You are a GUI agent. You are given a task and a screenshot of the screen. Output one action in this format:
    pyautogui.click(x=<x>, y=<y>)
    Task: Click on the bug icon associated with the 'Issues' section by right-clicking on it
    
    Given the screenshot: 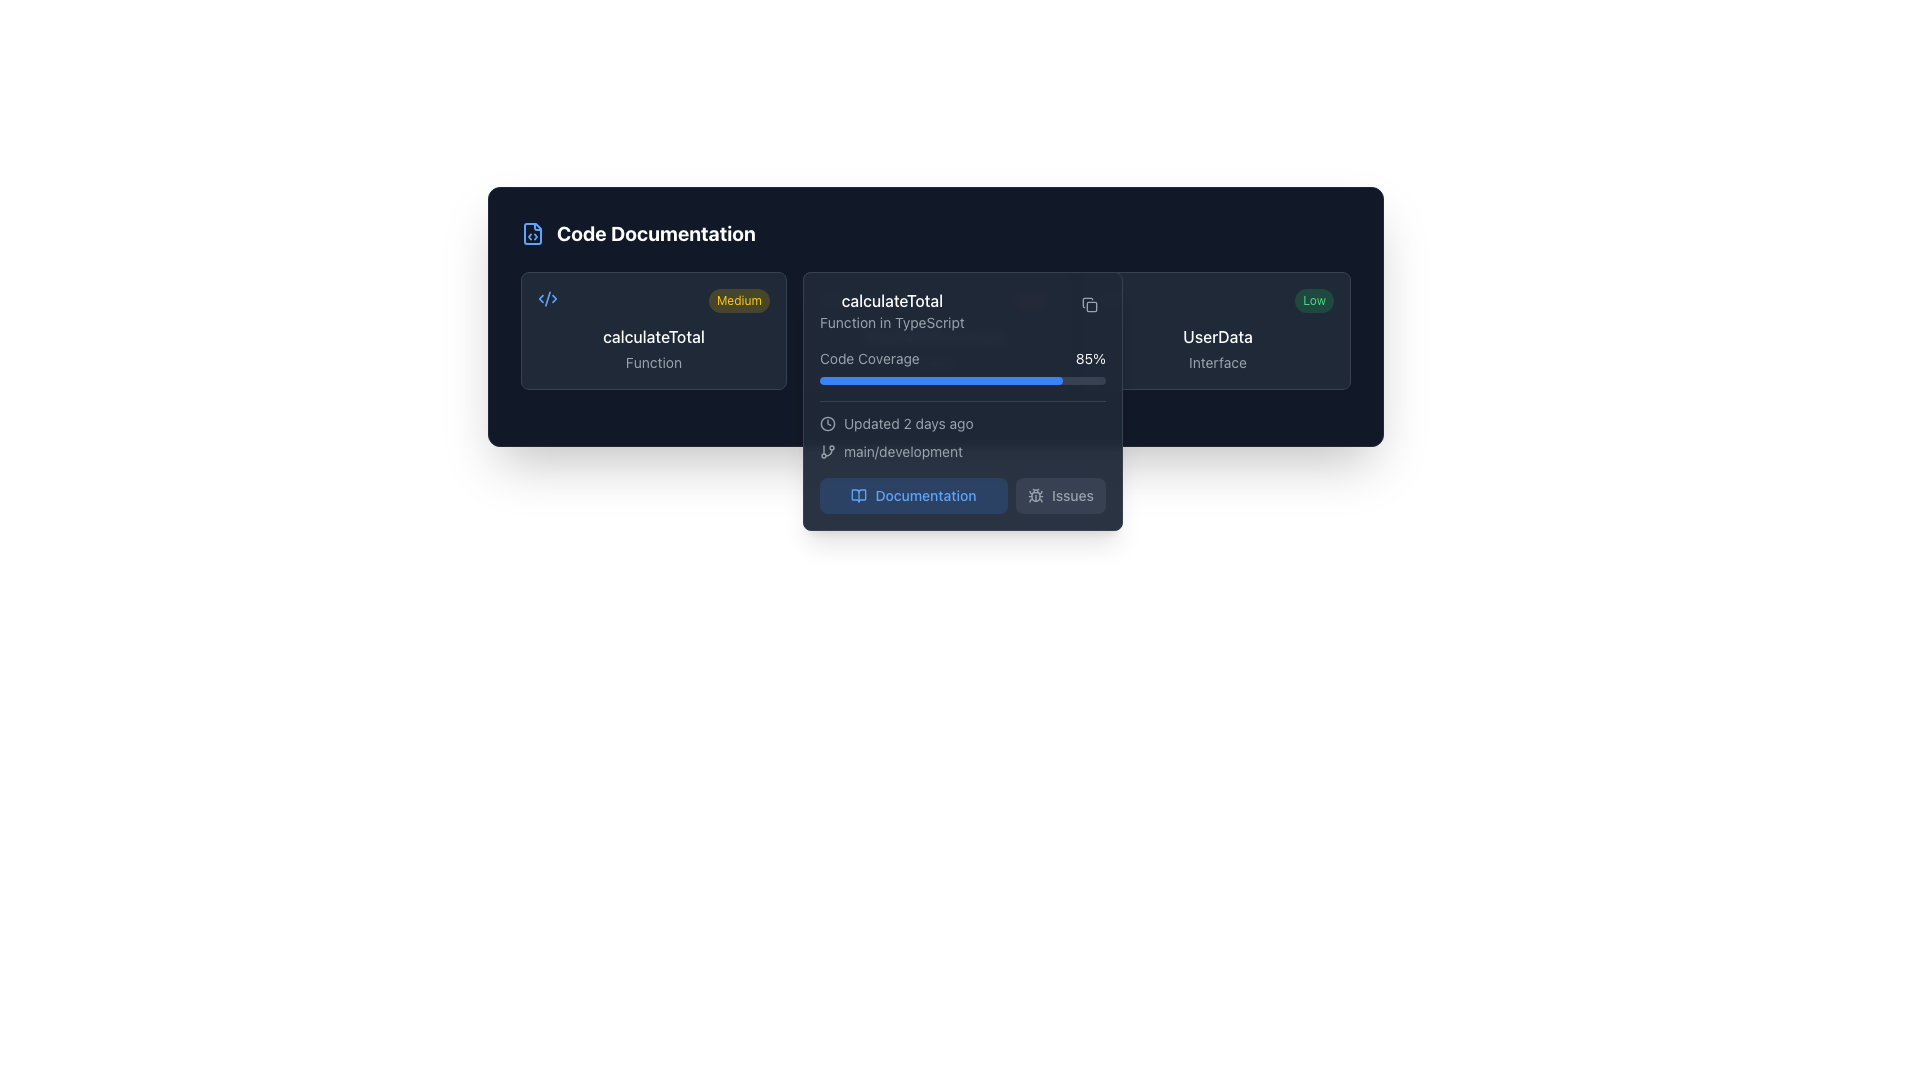 What is the action you would take?
    pyautogui.click(x=1036, y=495)
    